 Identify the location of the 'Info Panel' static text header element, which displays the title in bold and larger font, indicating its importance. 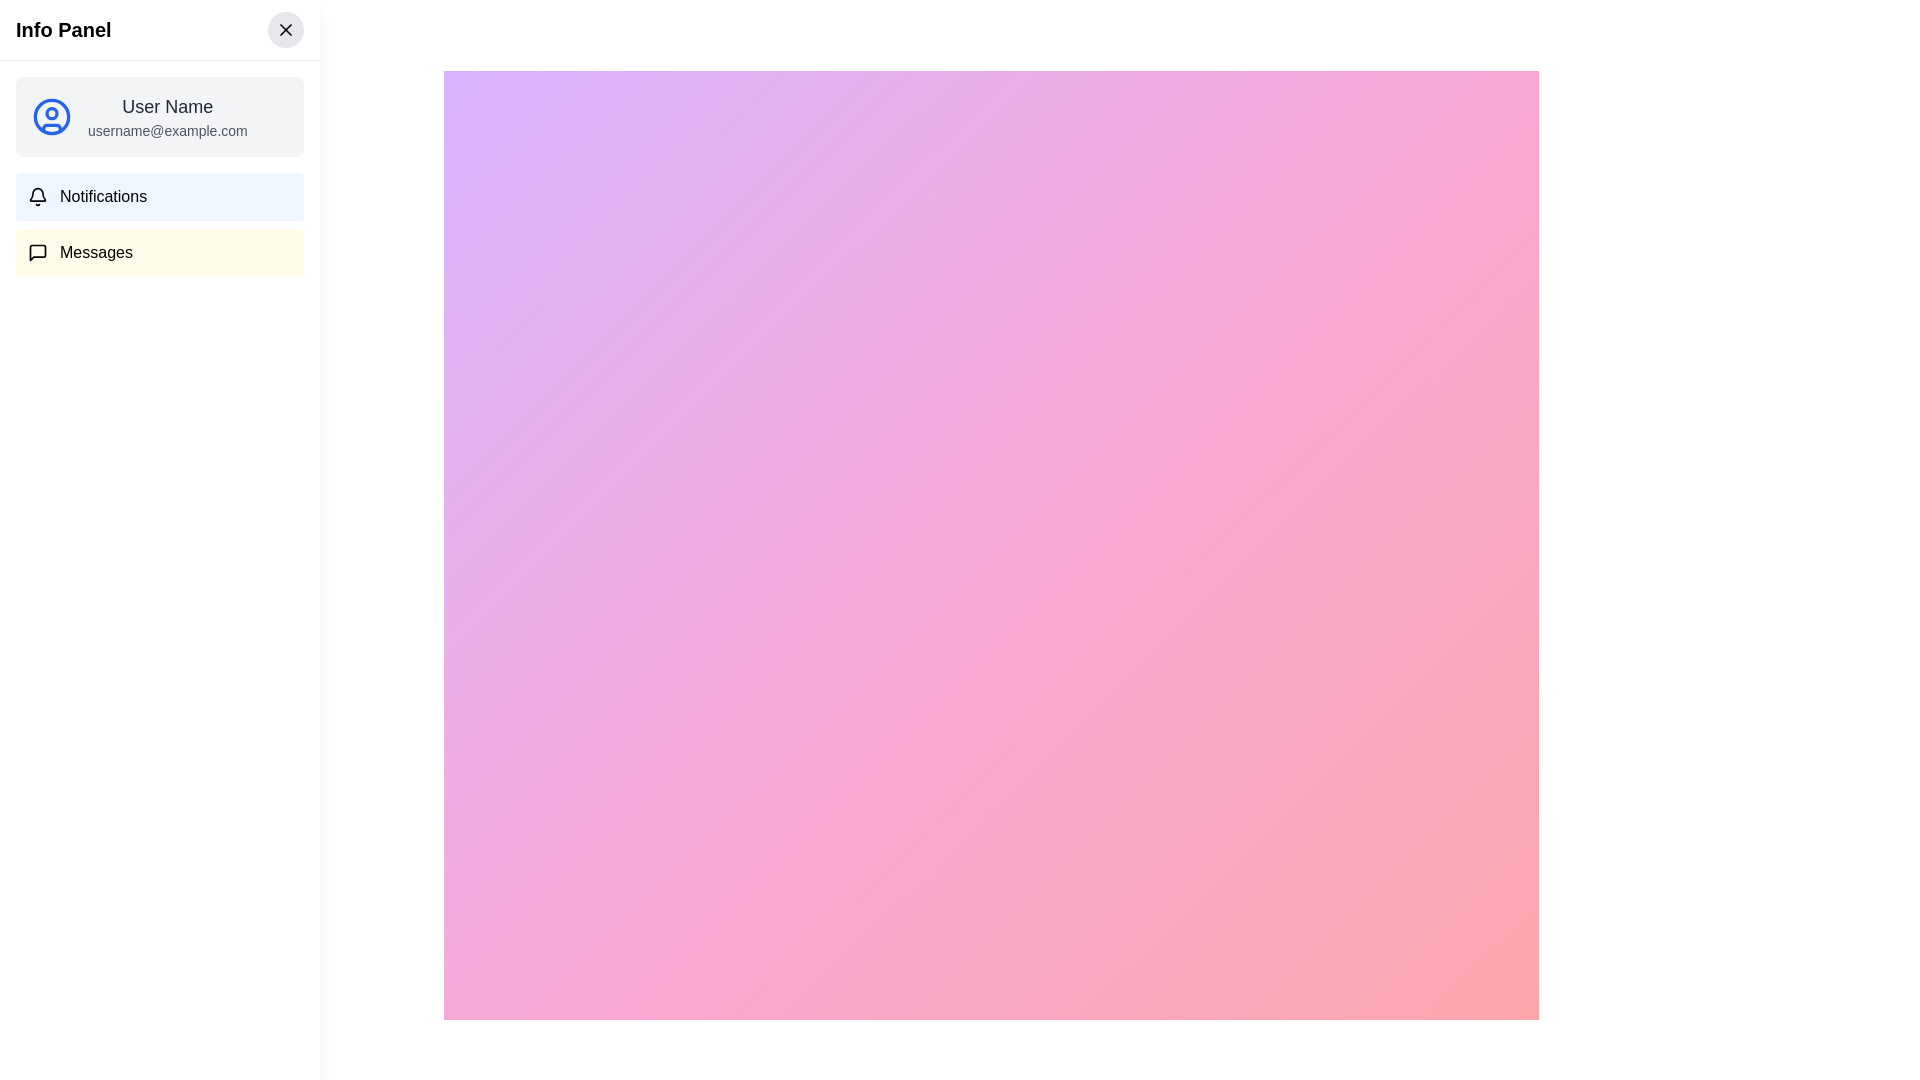
(63, 30).